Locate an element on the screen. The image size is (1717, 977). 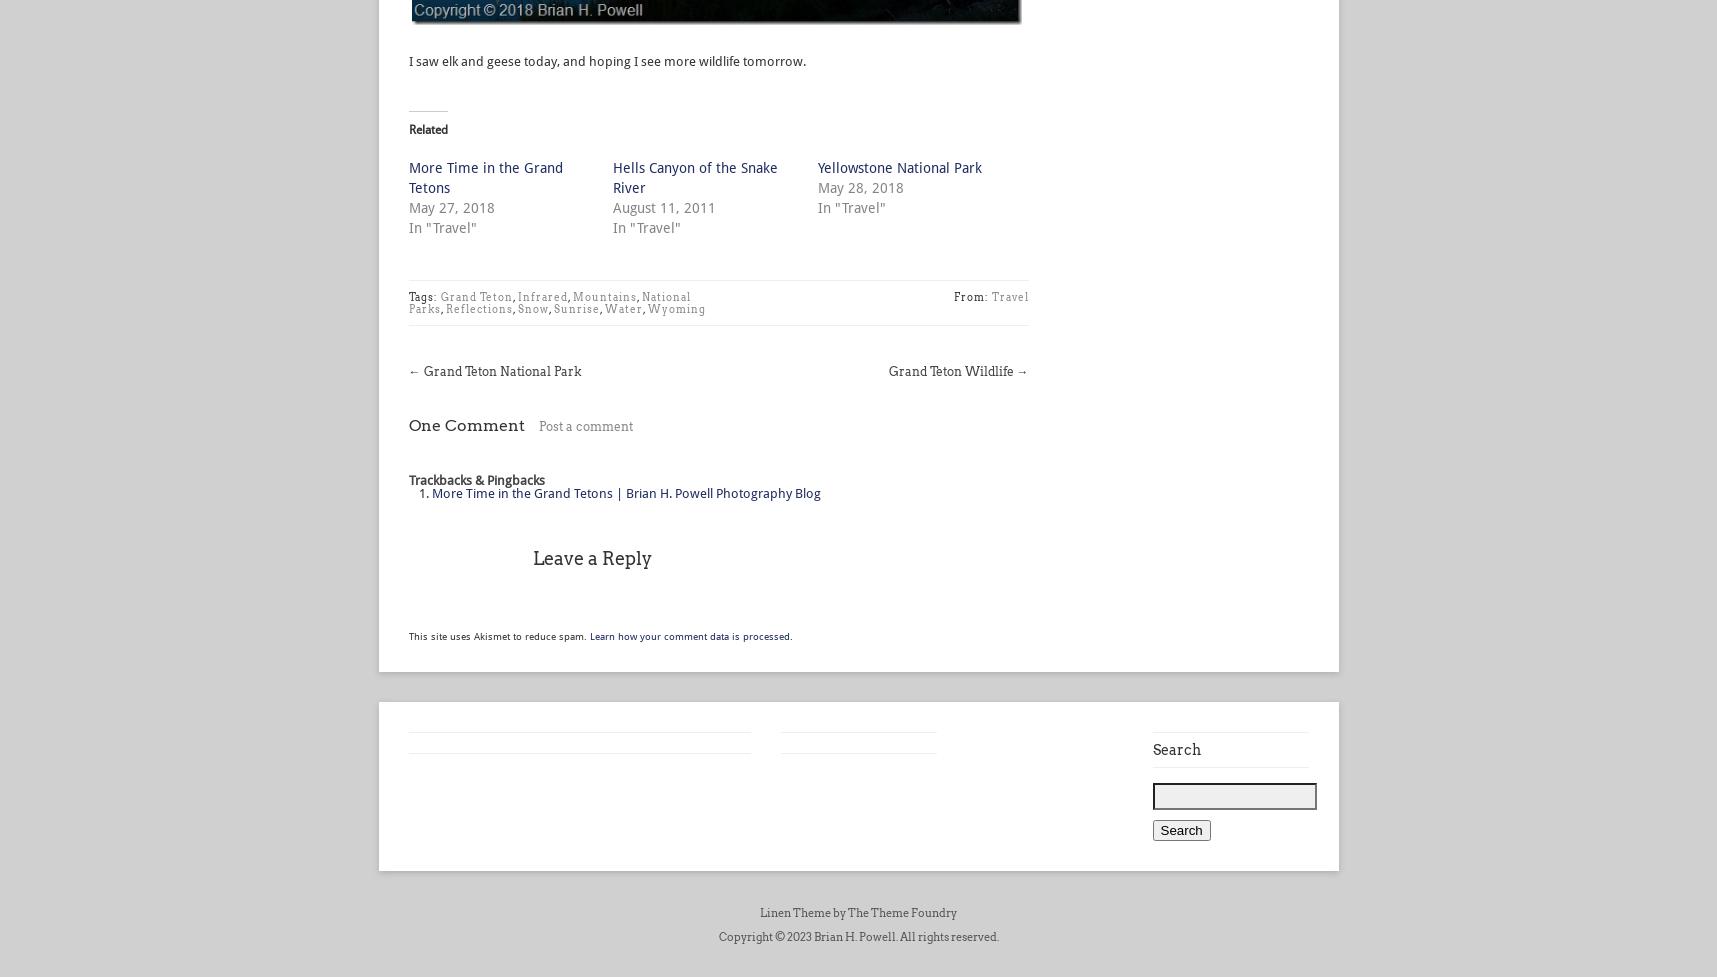
'From:' is located at coordinates (970, 296).